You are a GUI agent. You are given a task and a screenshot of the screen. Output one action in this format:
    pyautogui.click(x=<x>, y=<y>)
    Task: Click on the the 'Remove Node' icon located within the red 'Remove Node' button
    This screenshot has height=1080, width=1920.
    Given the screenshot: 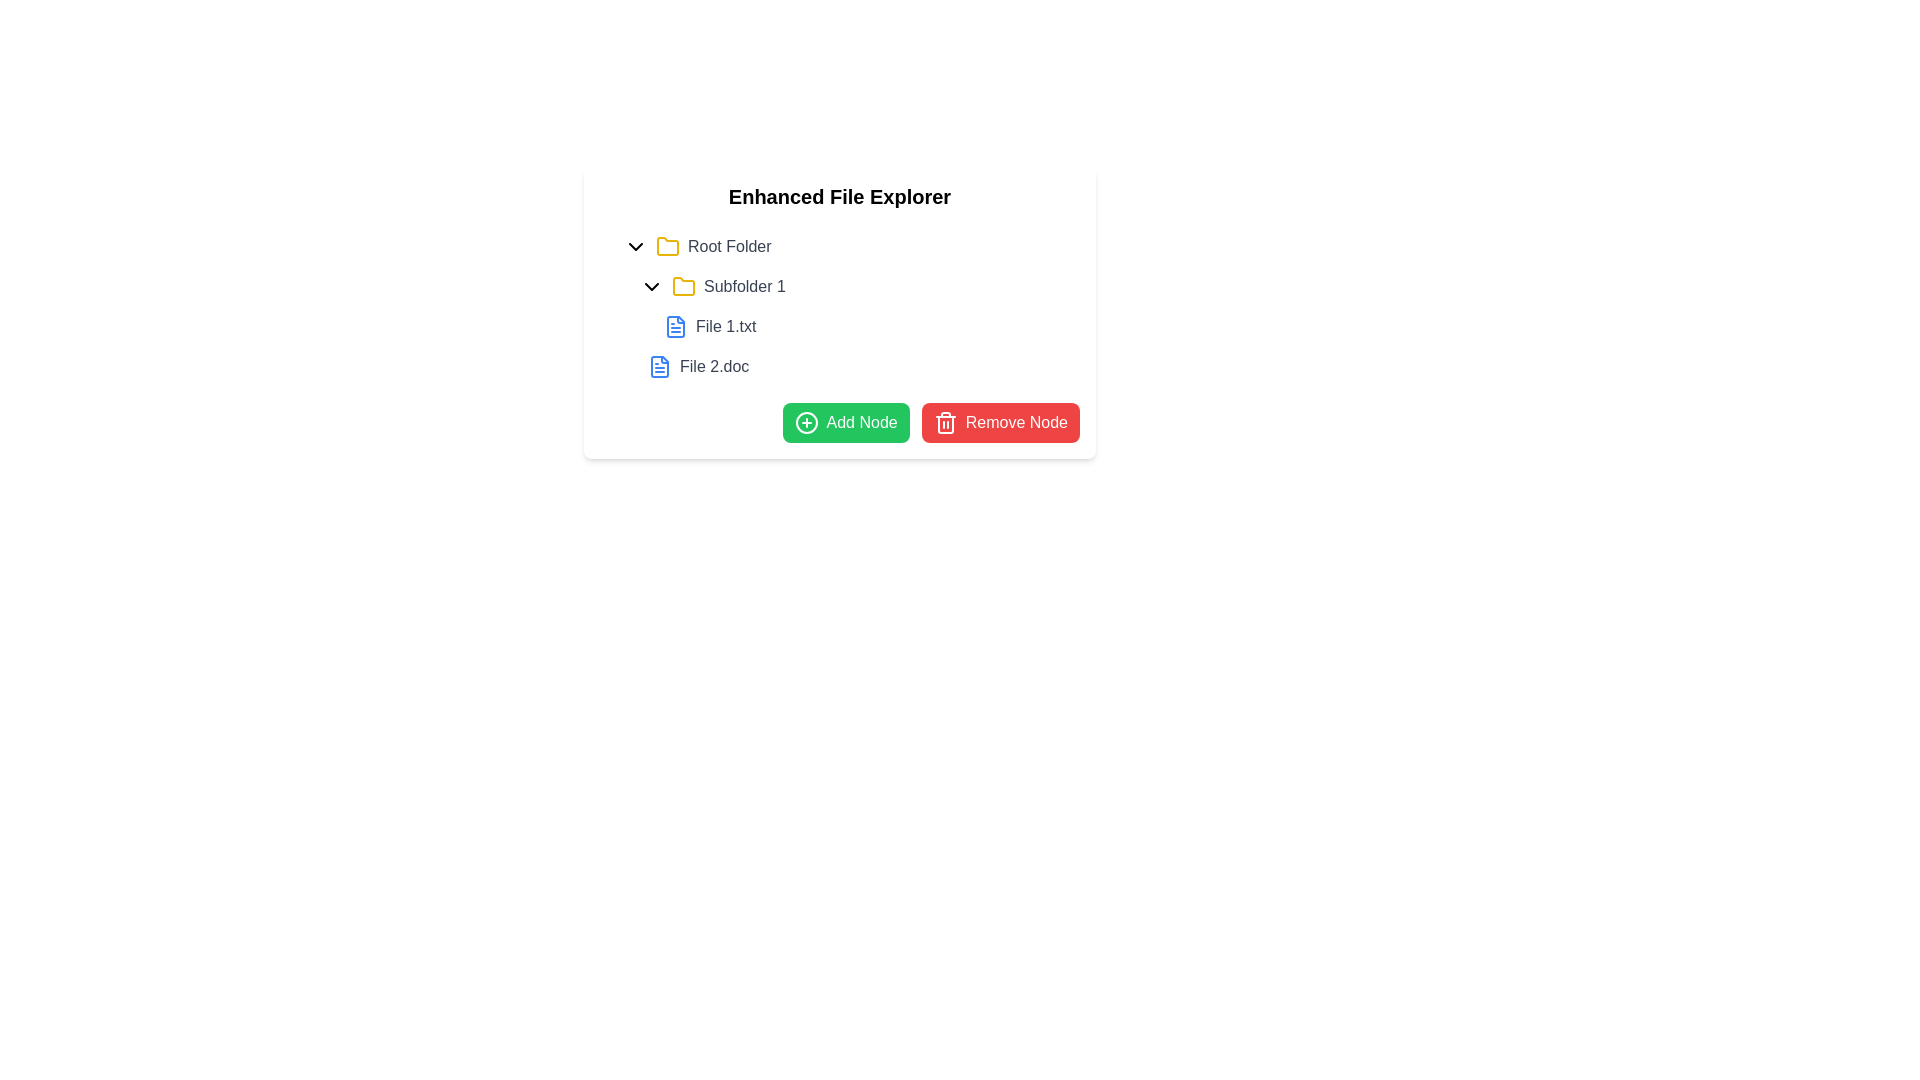 What is the action you would take?
    pyautogui.click(x=944, y=422)
    